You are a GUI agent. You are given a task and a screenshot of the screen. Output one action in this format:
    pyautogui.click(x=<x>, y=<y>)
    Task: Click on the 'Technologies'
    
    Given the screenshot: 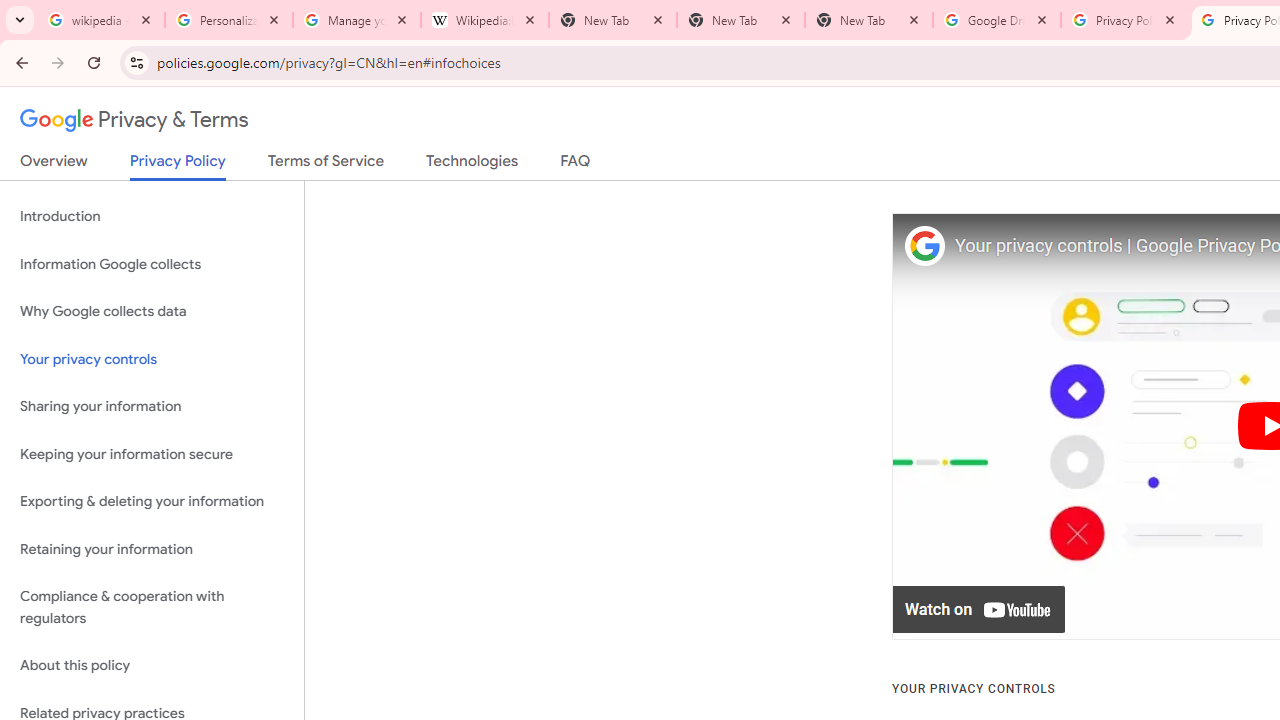 What is the action you would take?
    pyautogui.click(x=471, y=164)
    